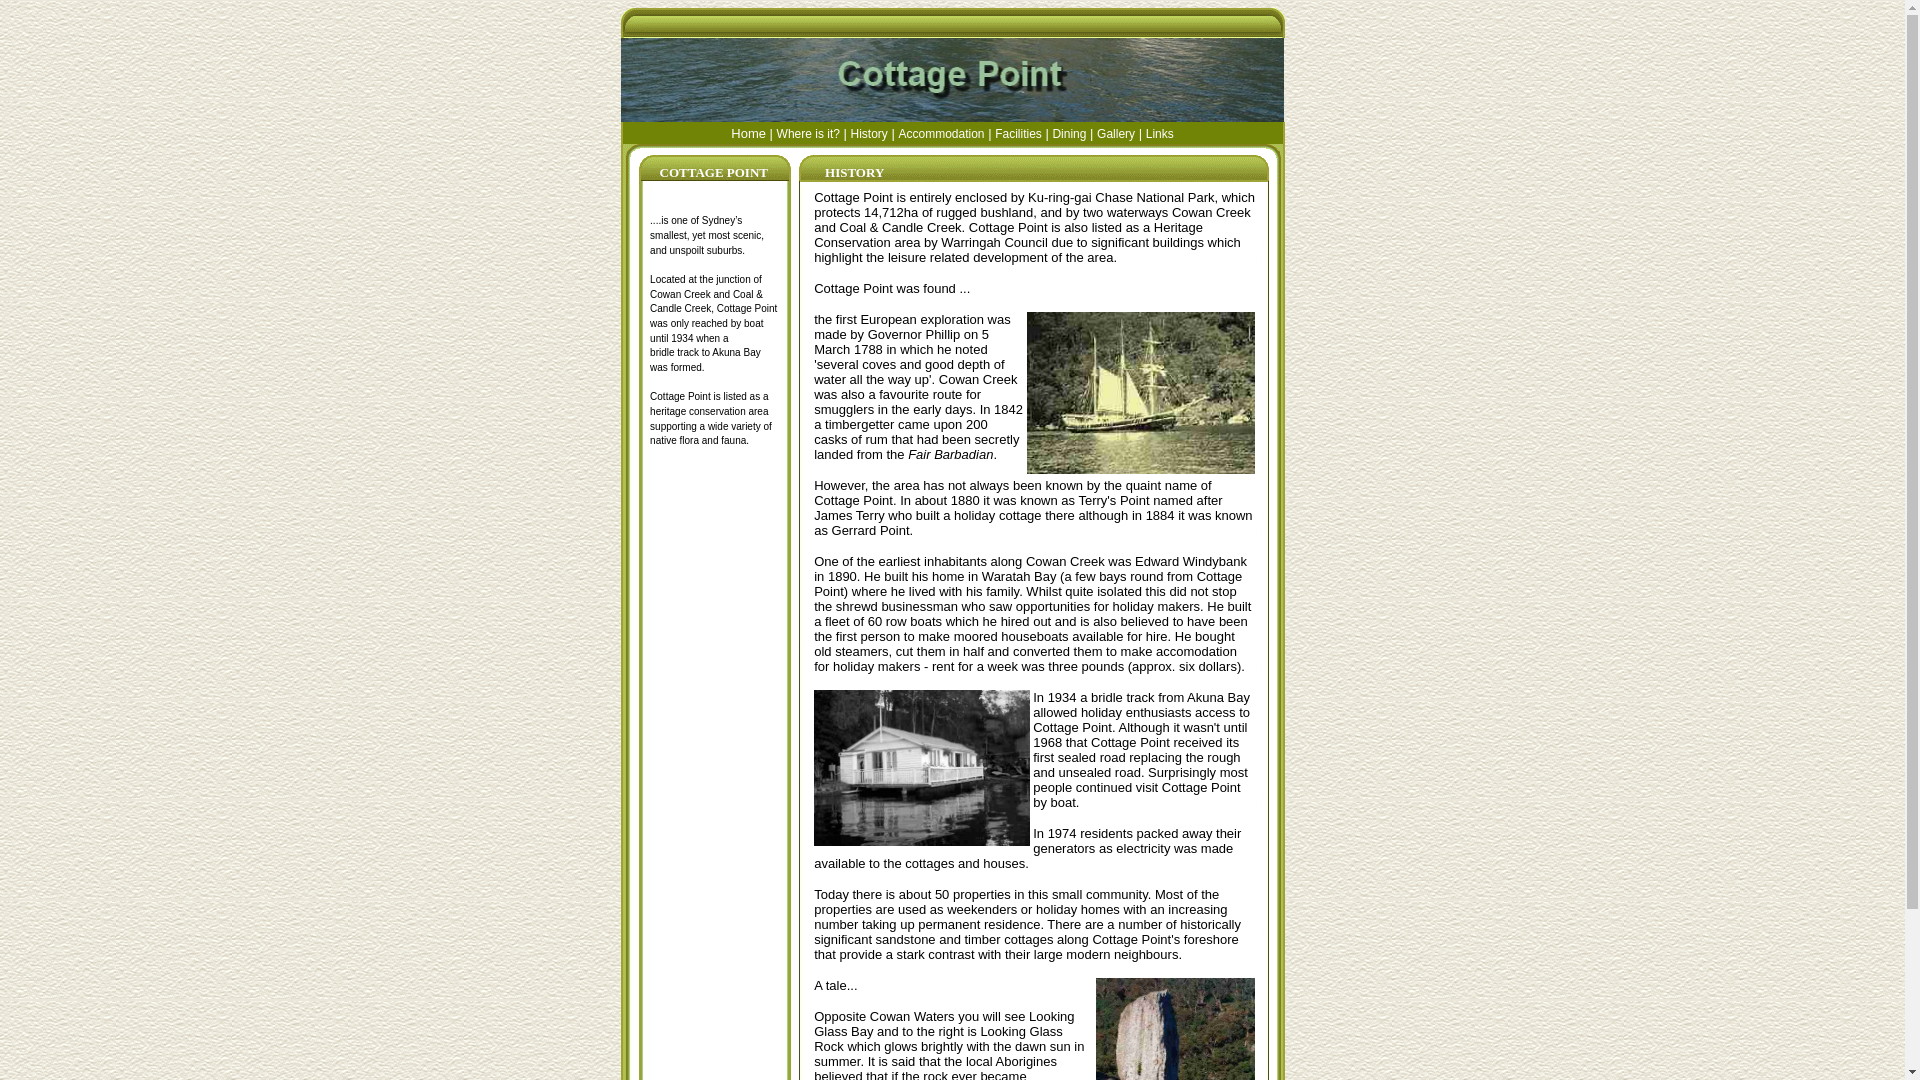 Image resolution: width=1920 pixels, height=1080 pixels. Describe the element at coordinates (1160, 132) in the screenshot. I see `'Links'` at that location.